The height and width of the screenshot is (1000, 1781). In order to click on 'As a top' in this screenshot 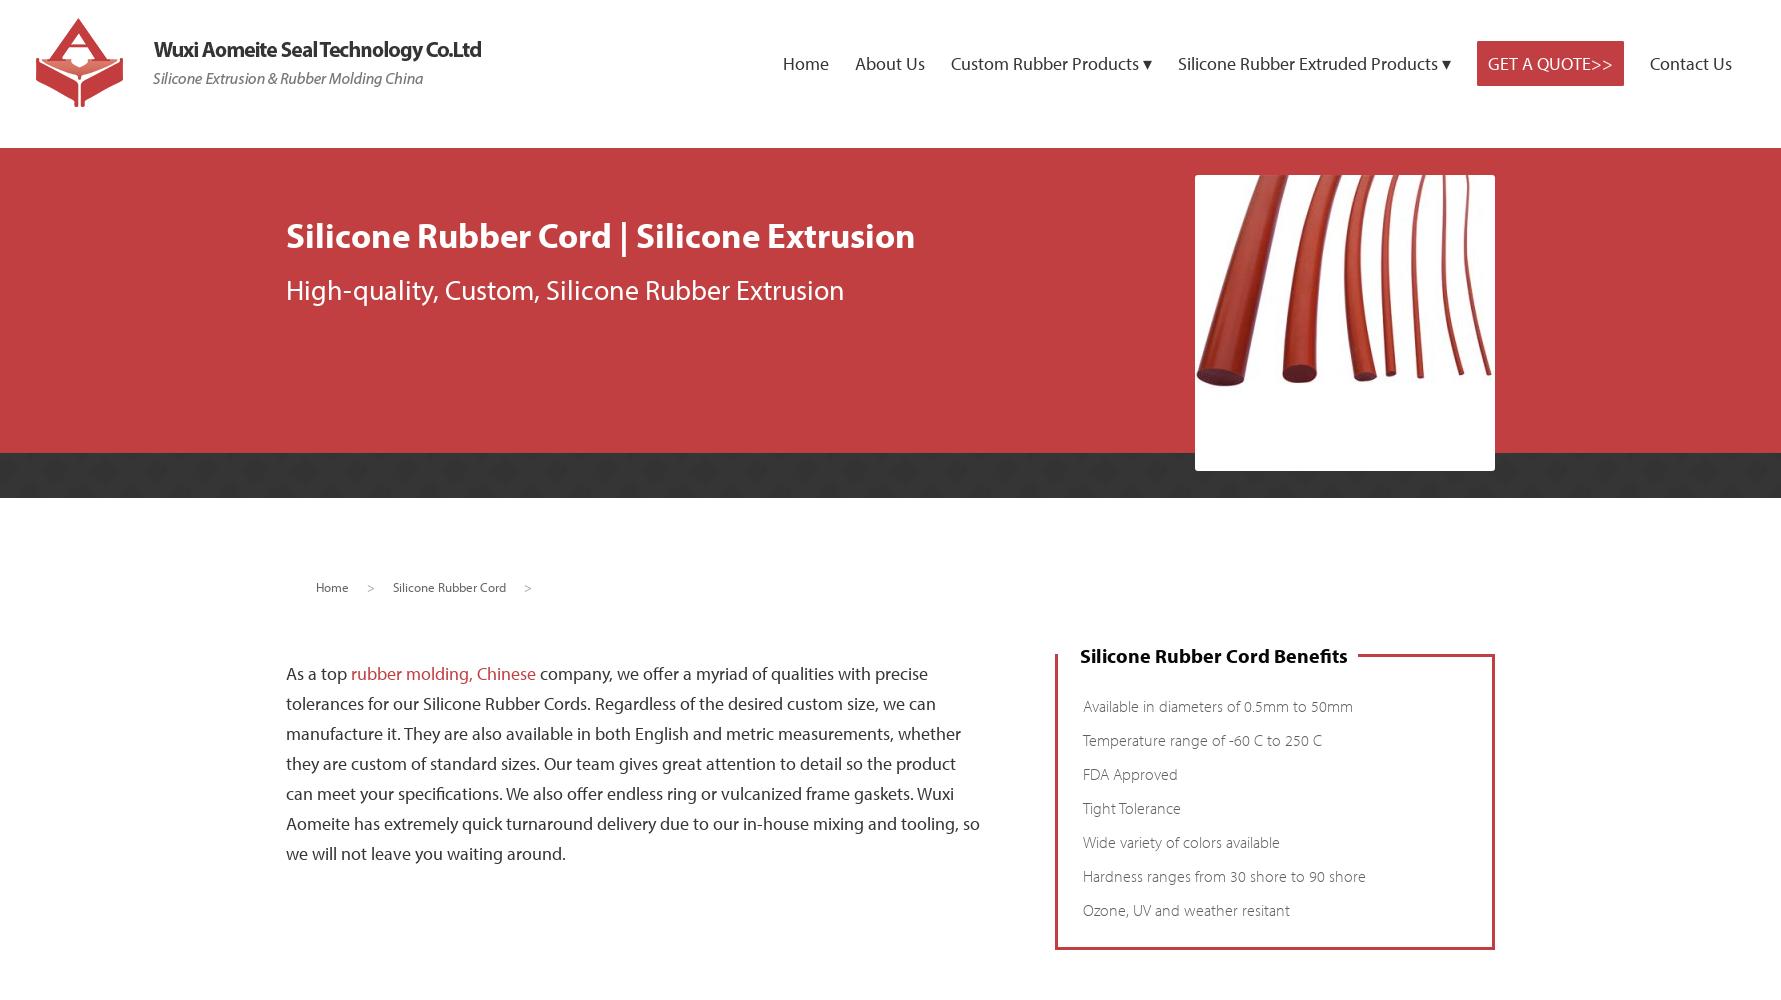, I will do `click(316, 672)`.